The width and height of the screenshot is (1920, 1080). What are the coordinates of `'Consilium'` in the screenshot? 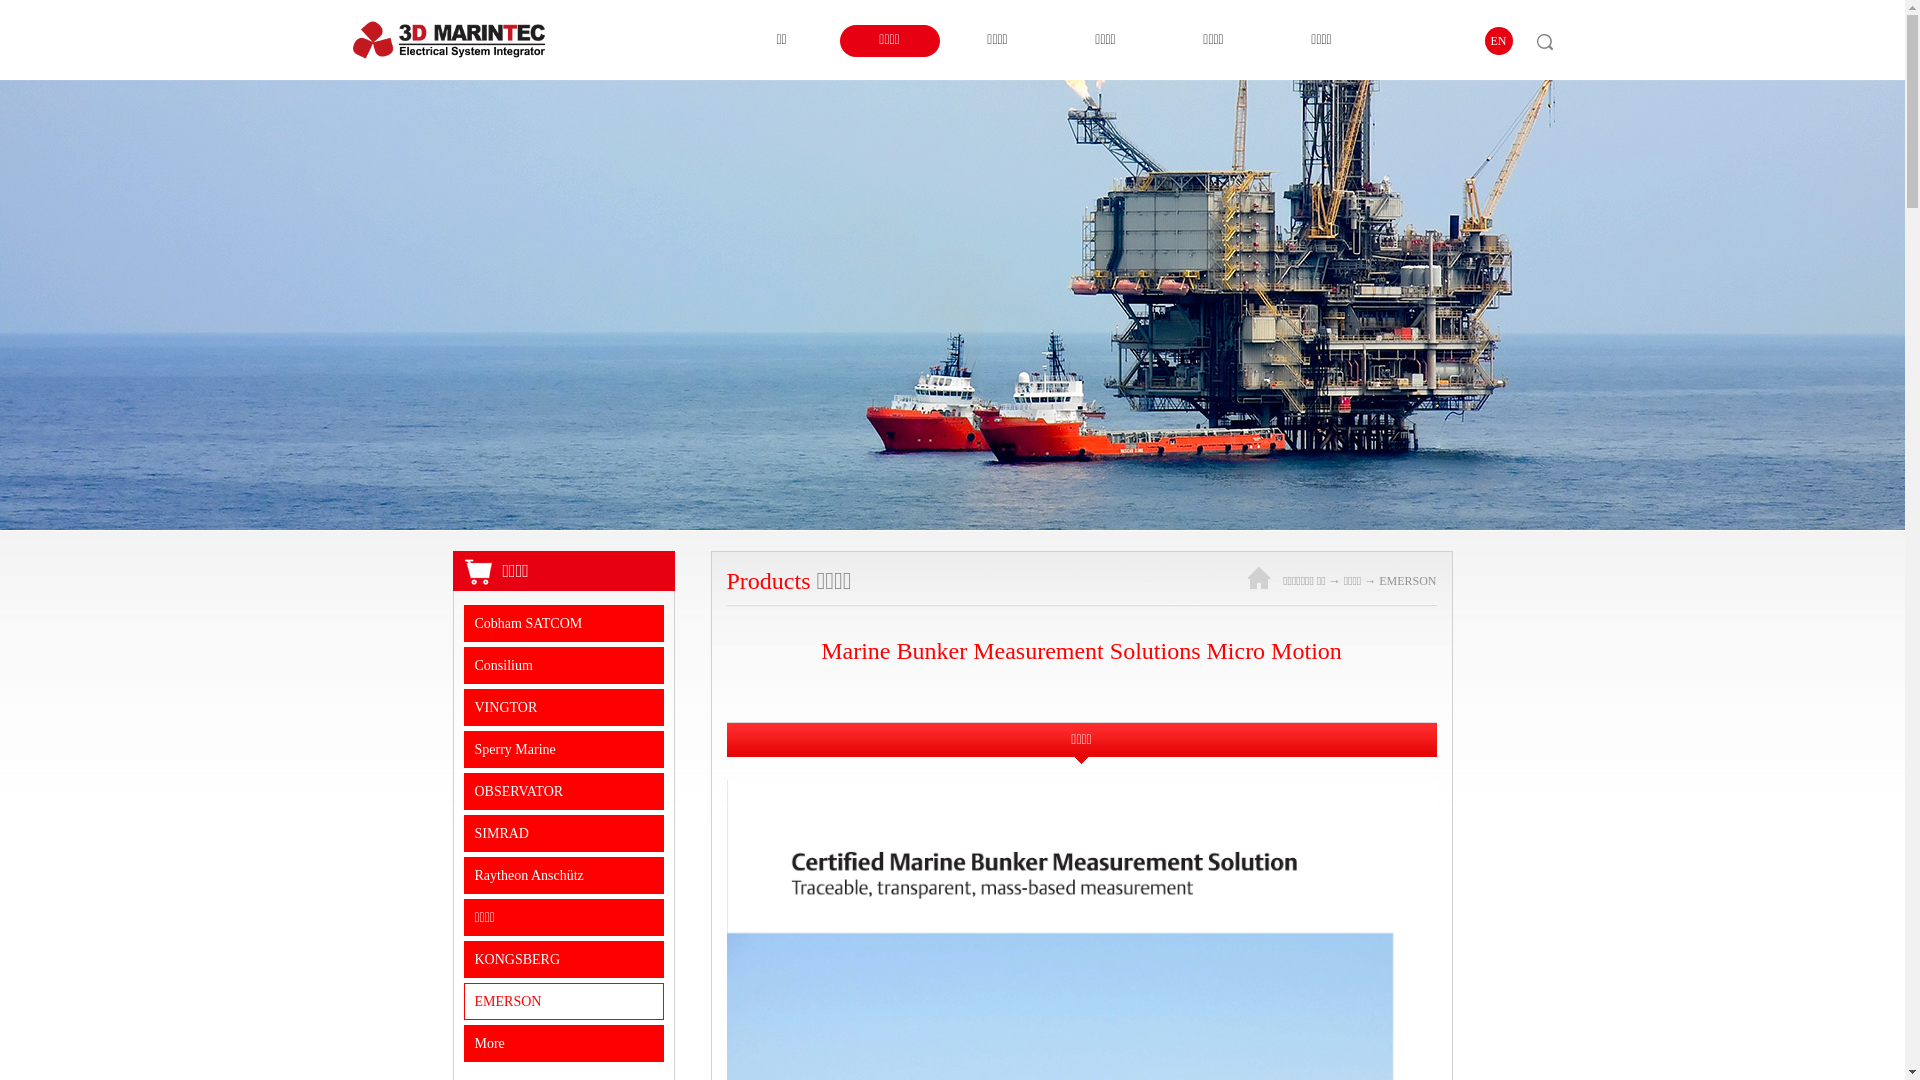 It's located at (563, 665).